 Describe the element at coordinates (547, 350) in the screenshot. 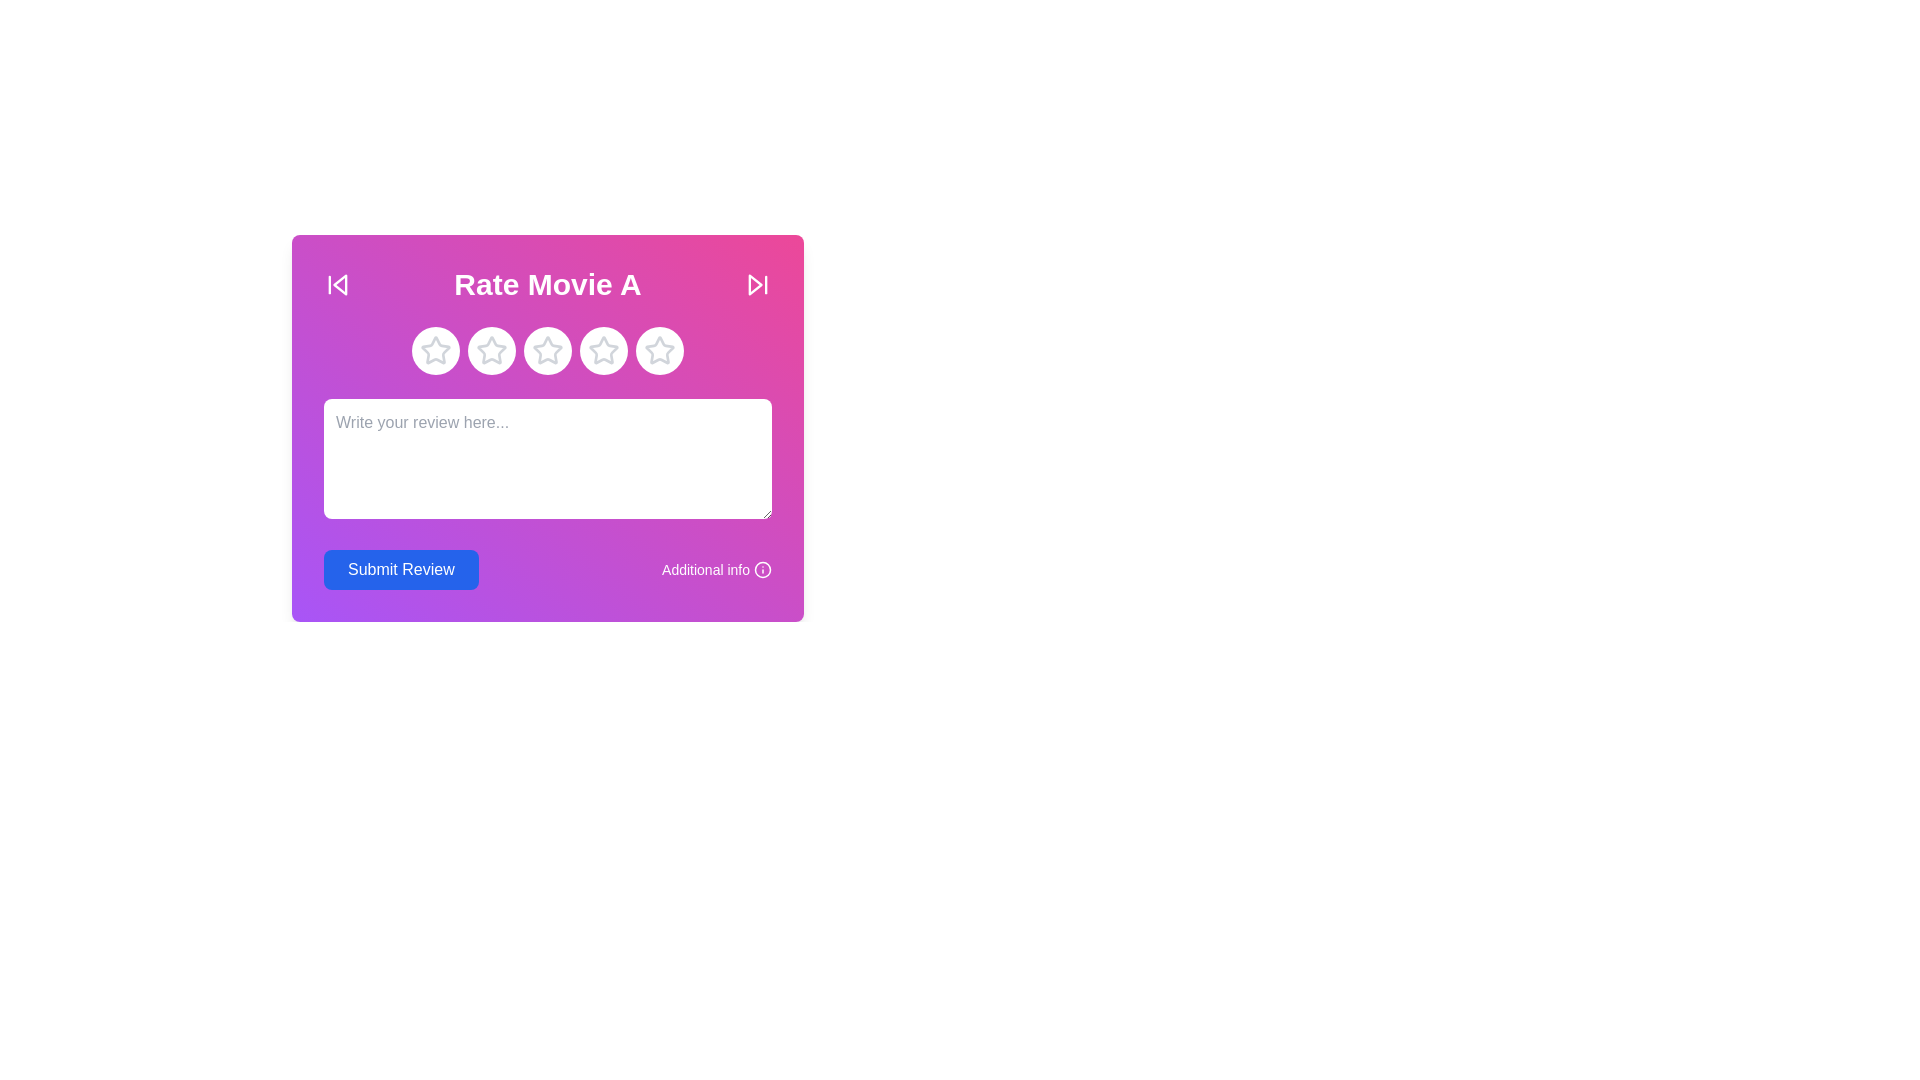

I see `the third star icon in the rating section` at that location.